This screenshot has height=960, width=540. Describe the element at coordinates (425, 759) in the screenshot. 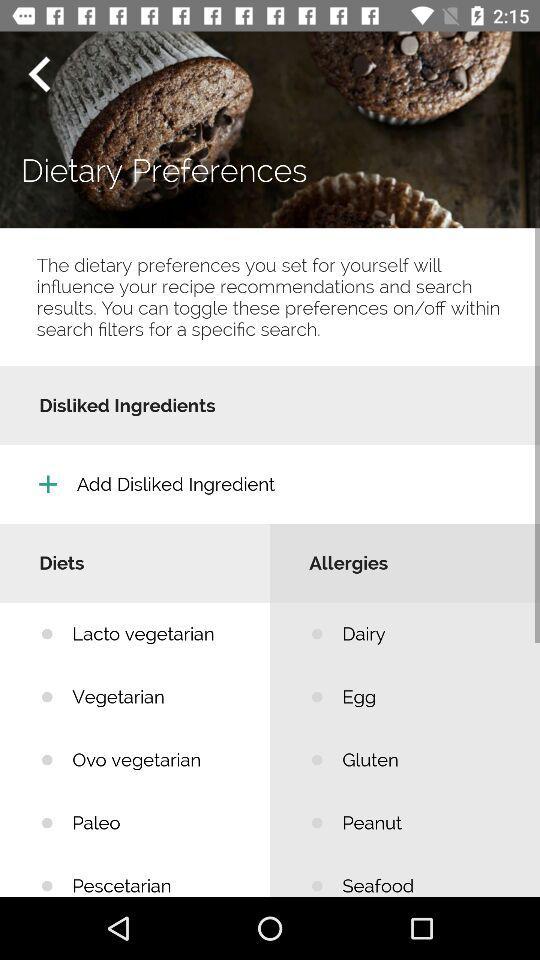

I see `item to the right of the vegetarian item` at that location.